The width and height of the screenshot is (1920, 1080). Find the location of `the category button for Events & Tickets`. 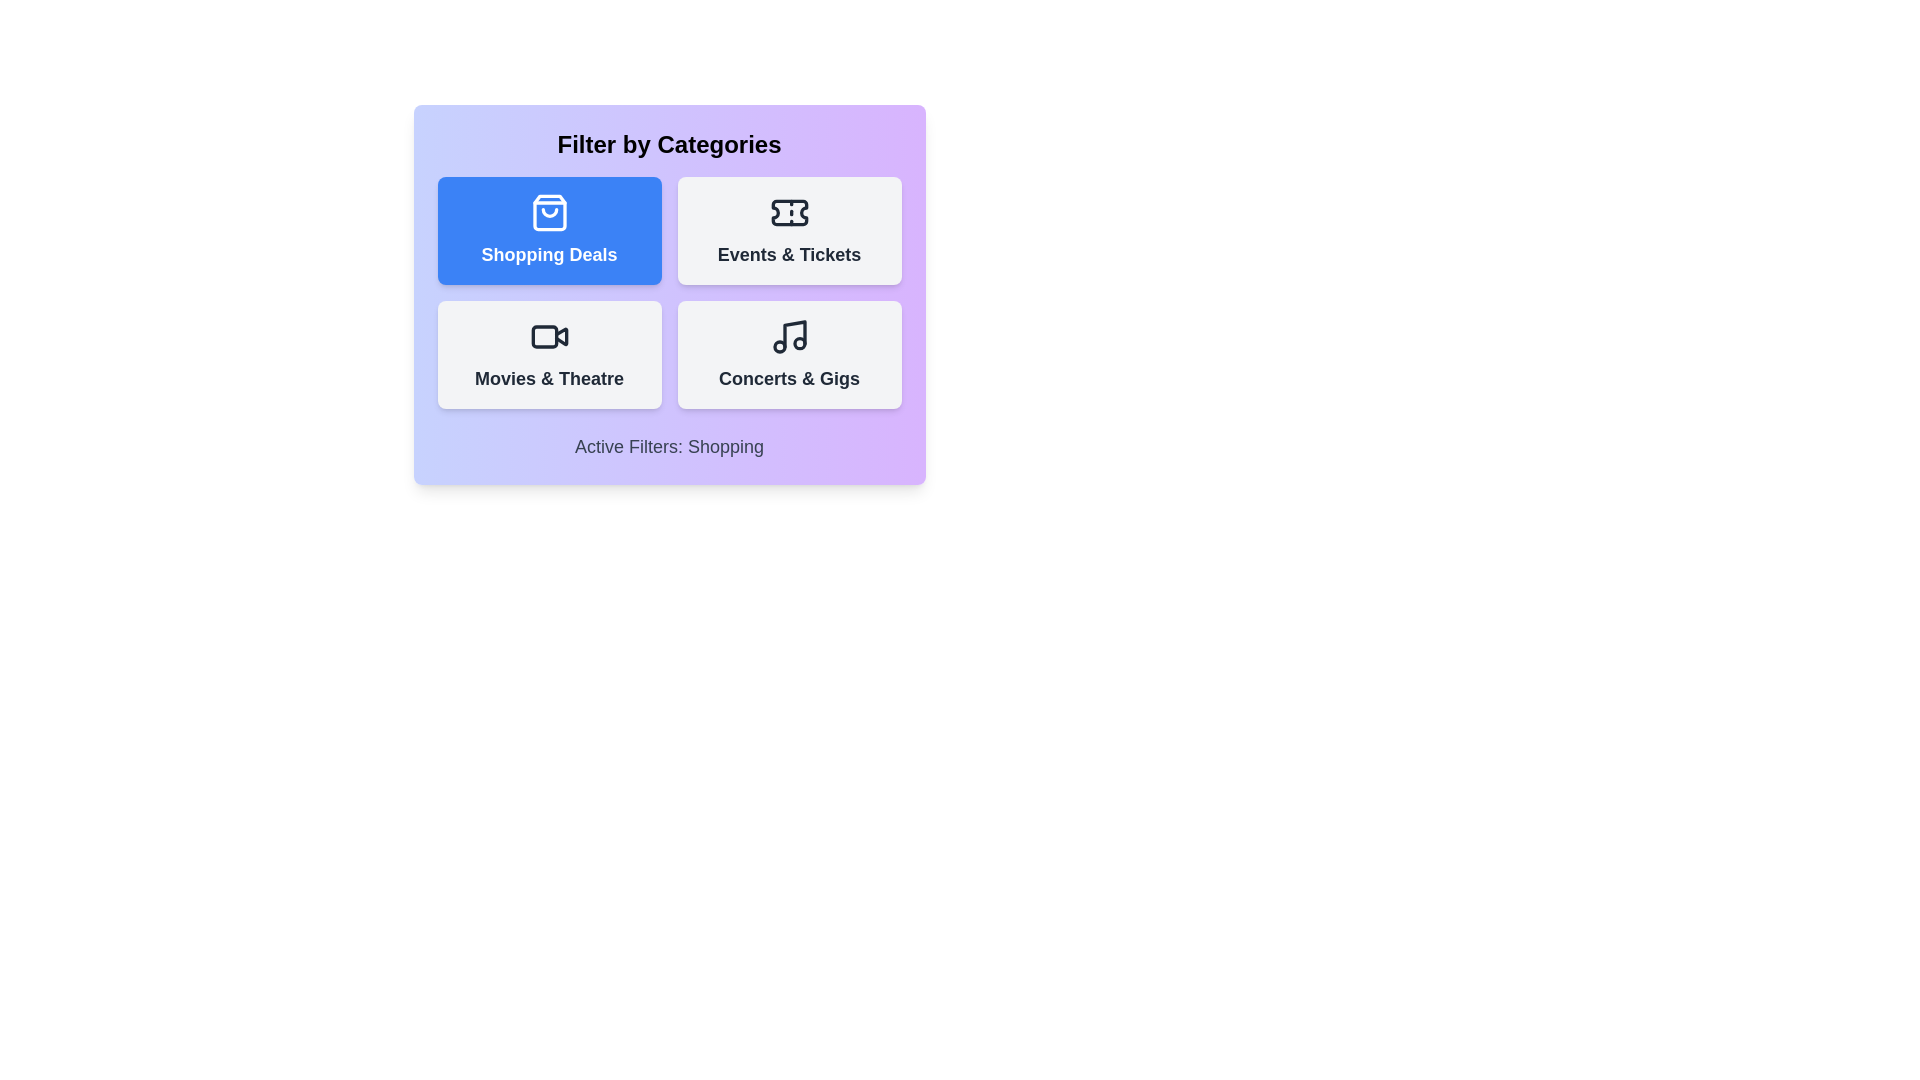

the category button for Events & Tickets is located at coordinates (788, 230).